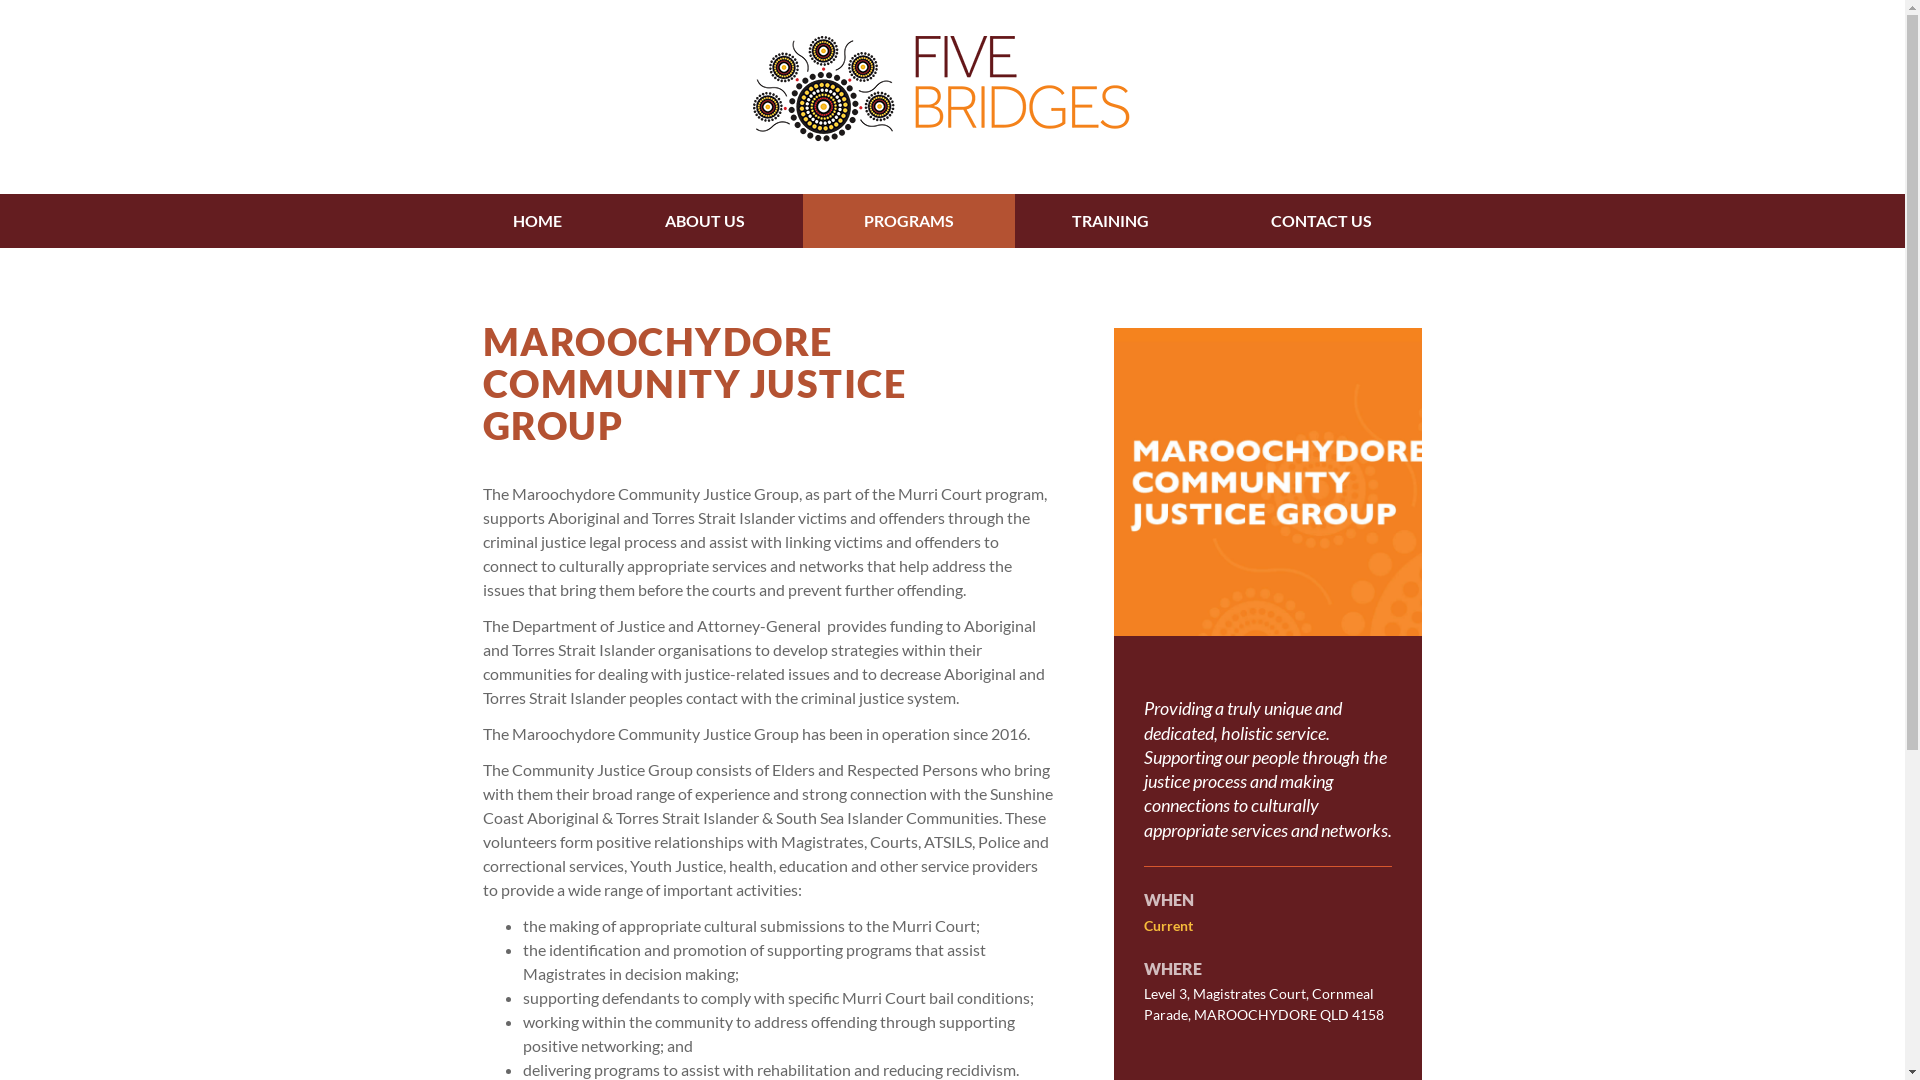  Describe the element at coordinates (537, 220) in the screenshot. I see `'HOME'` at that location.